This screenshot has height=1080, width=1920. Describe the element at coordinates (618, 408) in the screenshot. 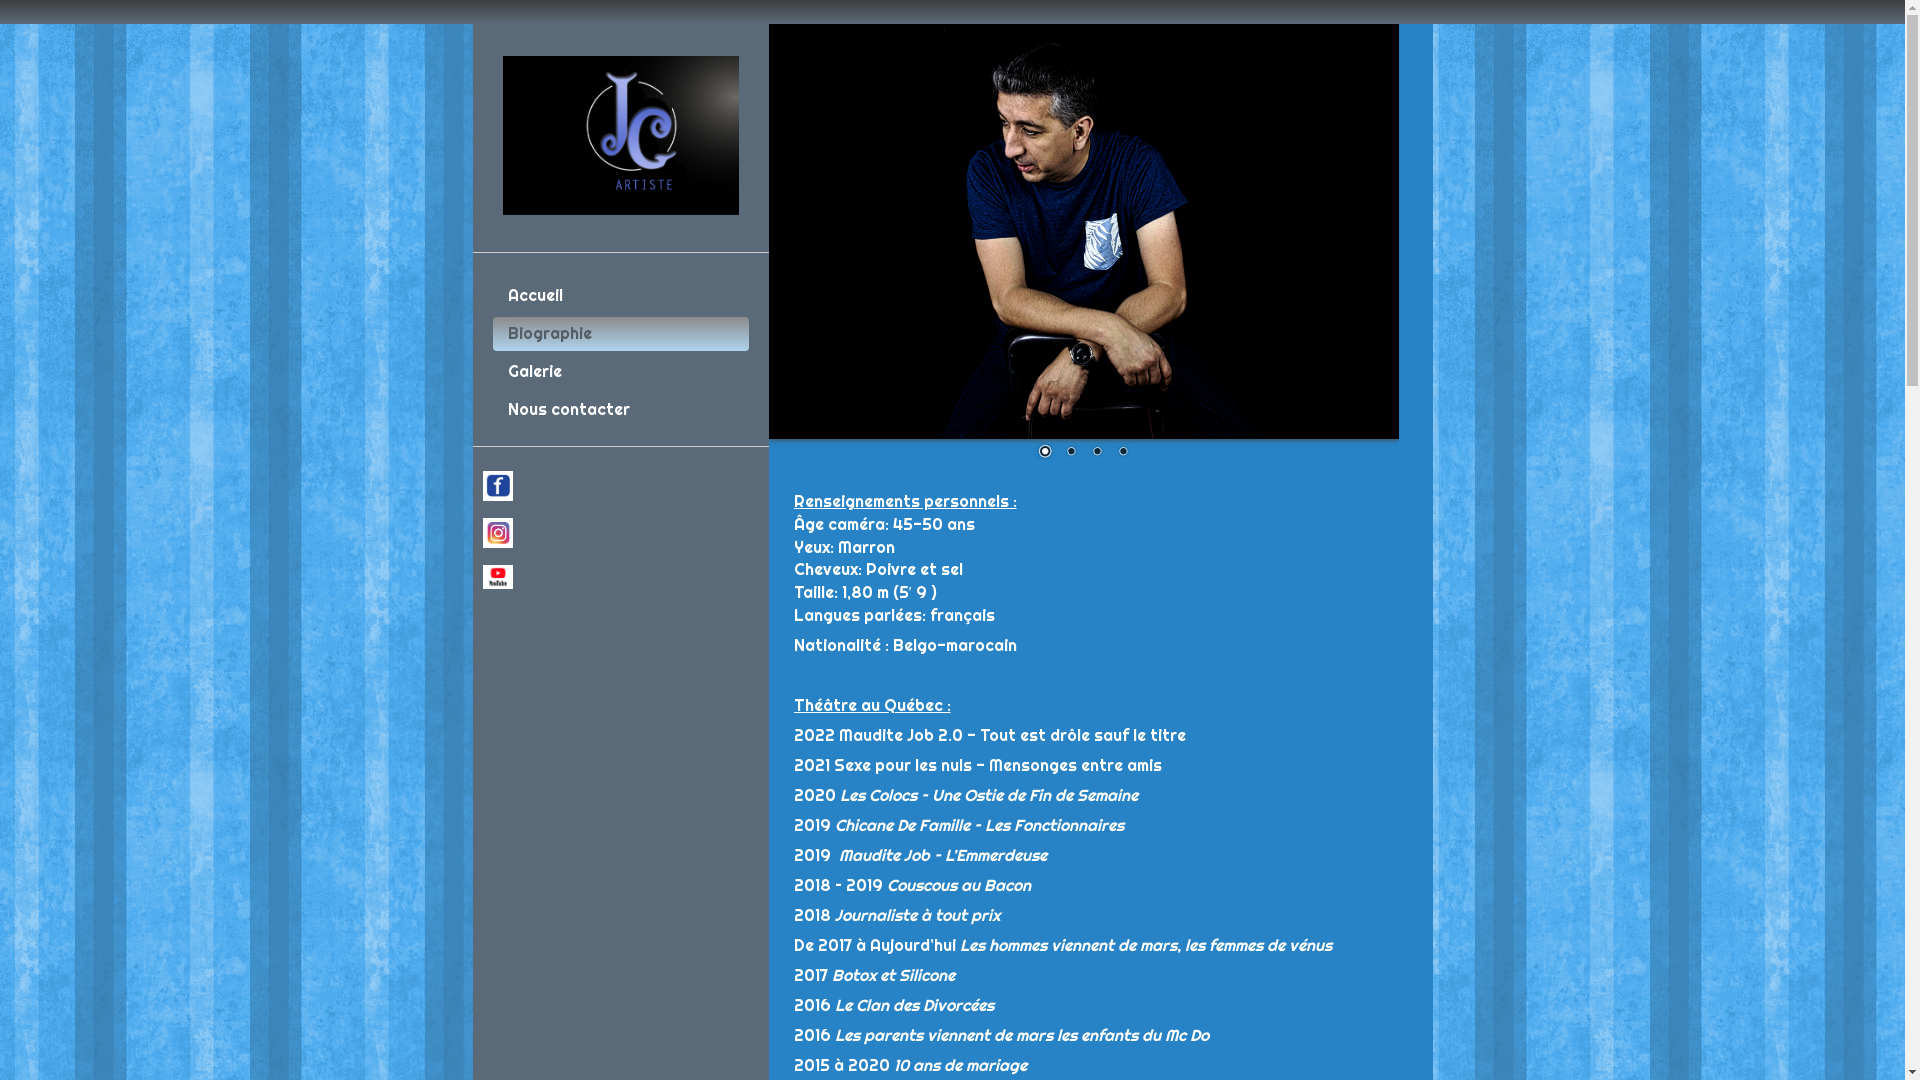

I see `'Nous contacter'` at that location.